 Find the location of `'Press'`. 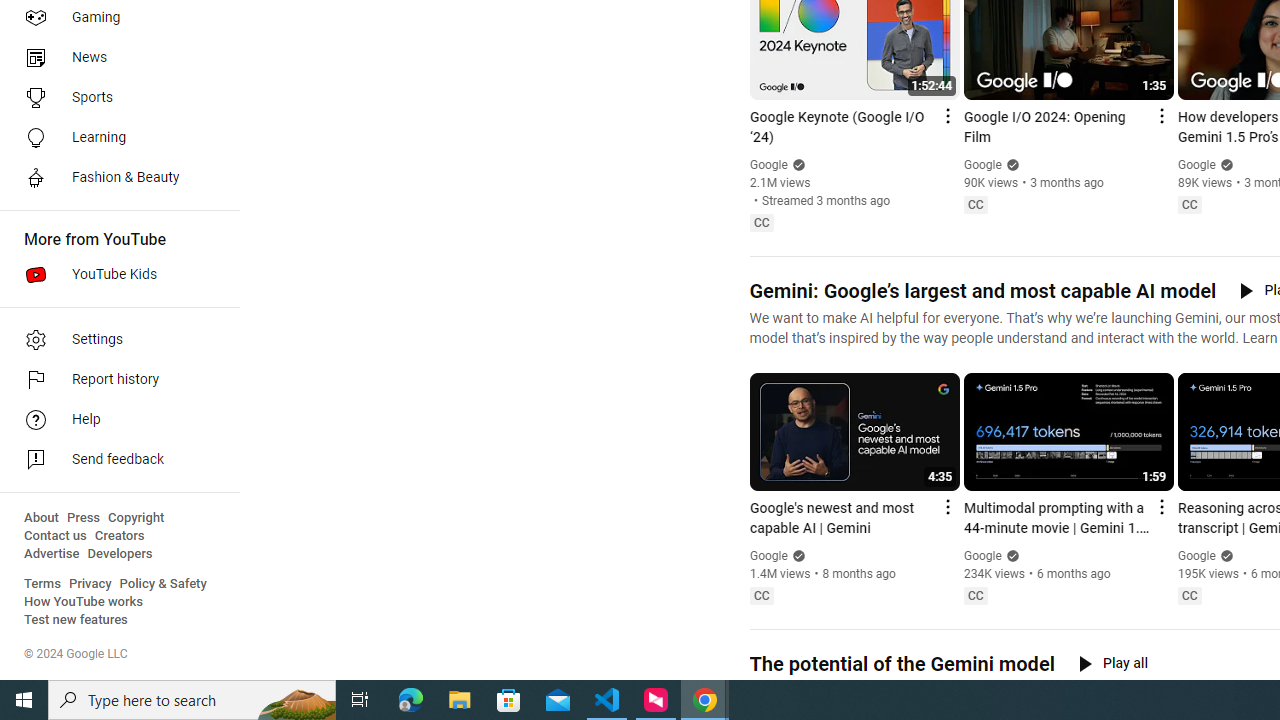

'Press' is located at coordinates (82, 517).